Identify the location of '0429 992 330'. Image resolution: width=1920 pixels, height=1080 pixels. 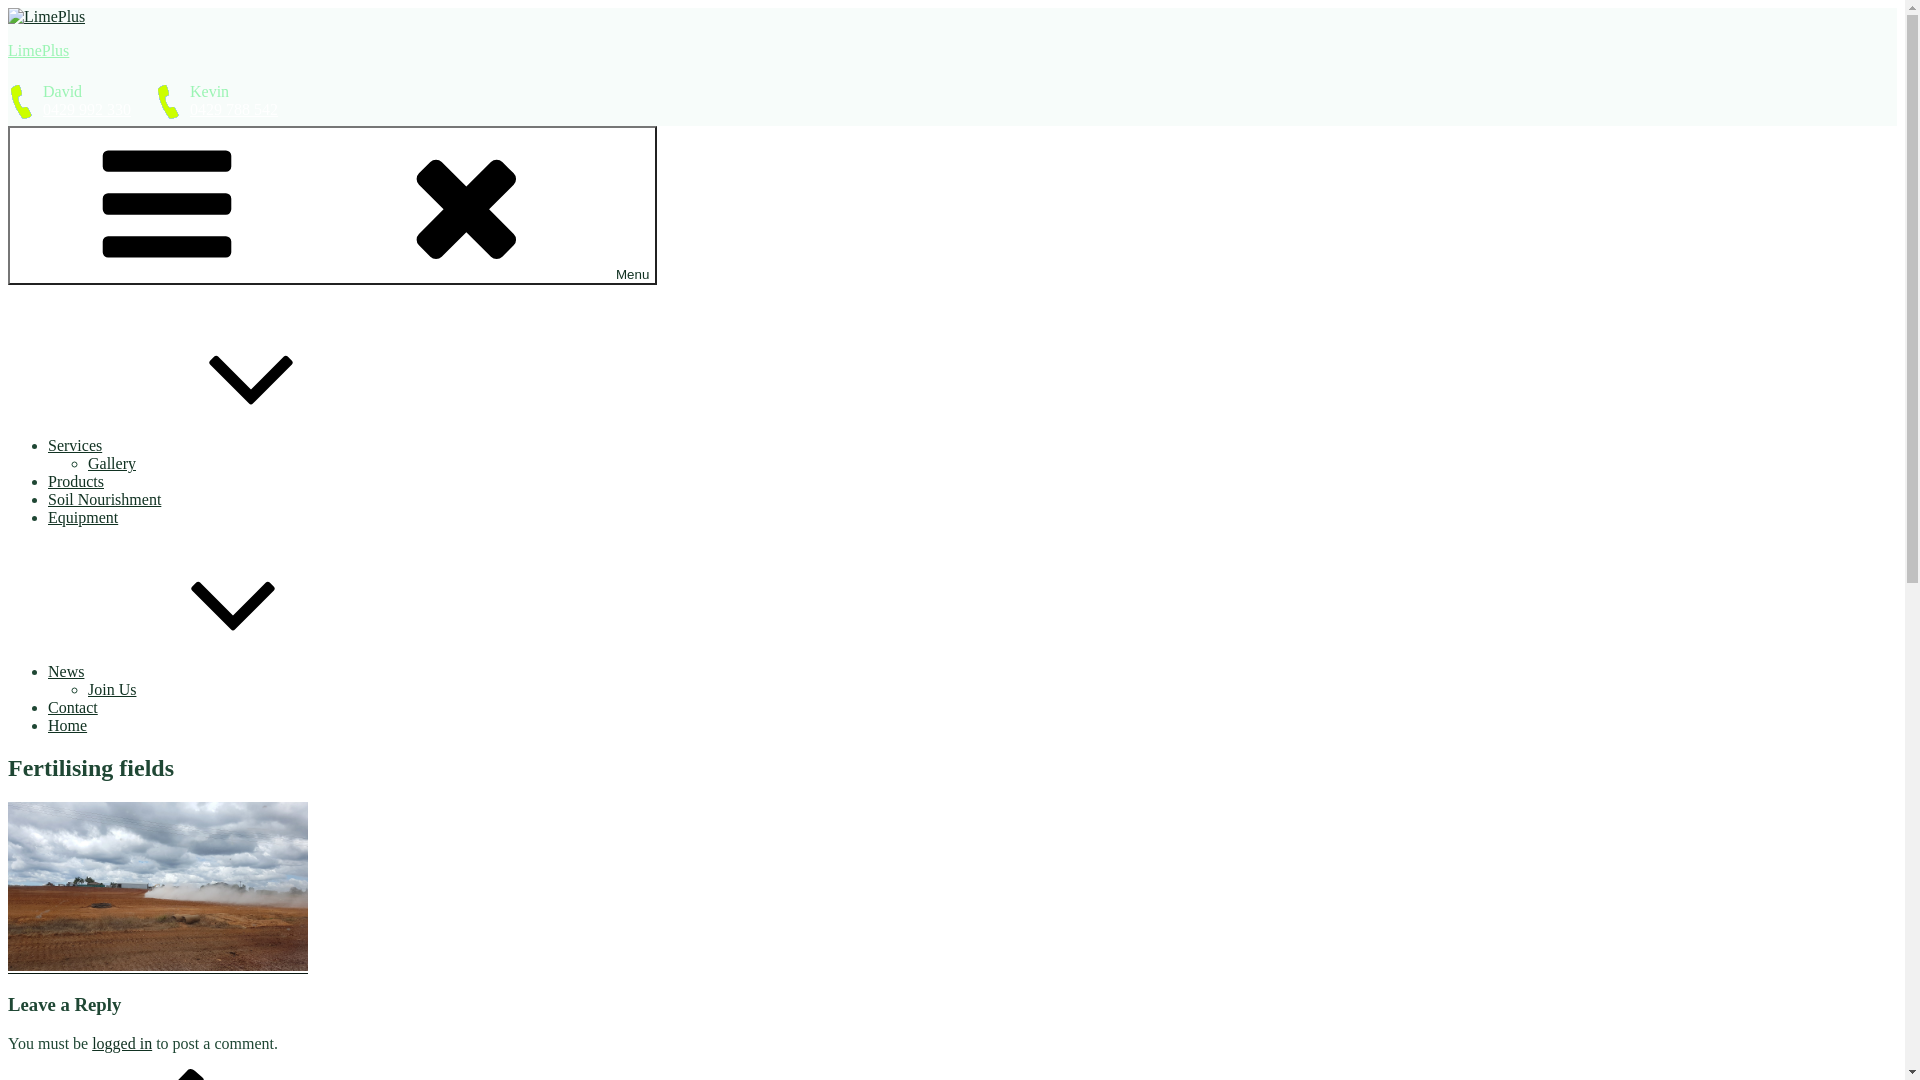
(85, 109).